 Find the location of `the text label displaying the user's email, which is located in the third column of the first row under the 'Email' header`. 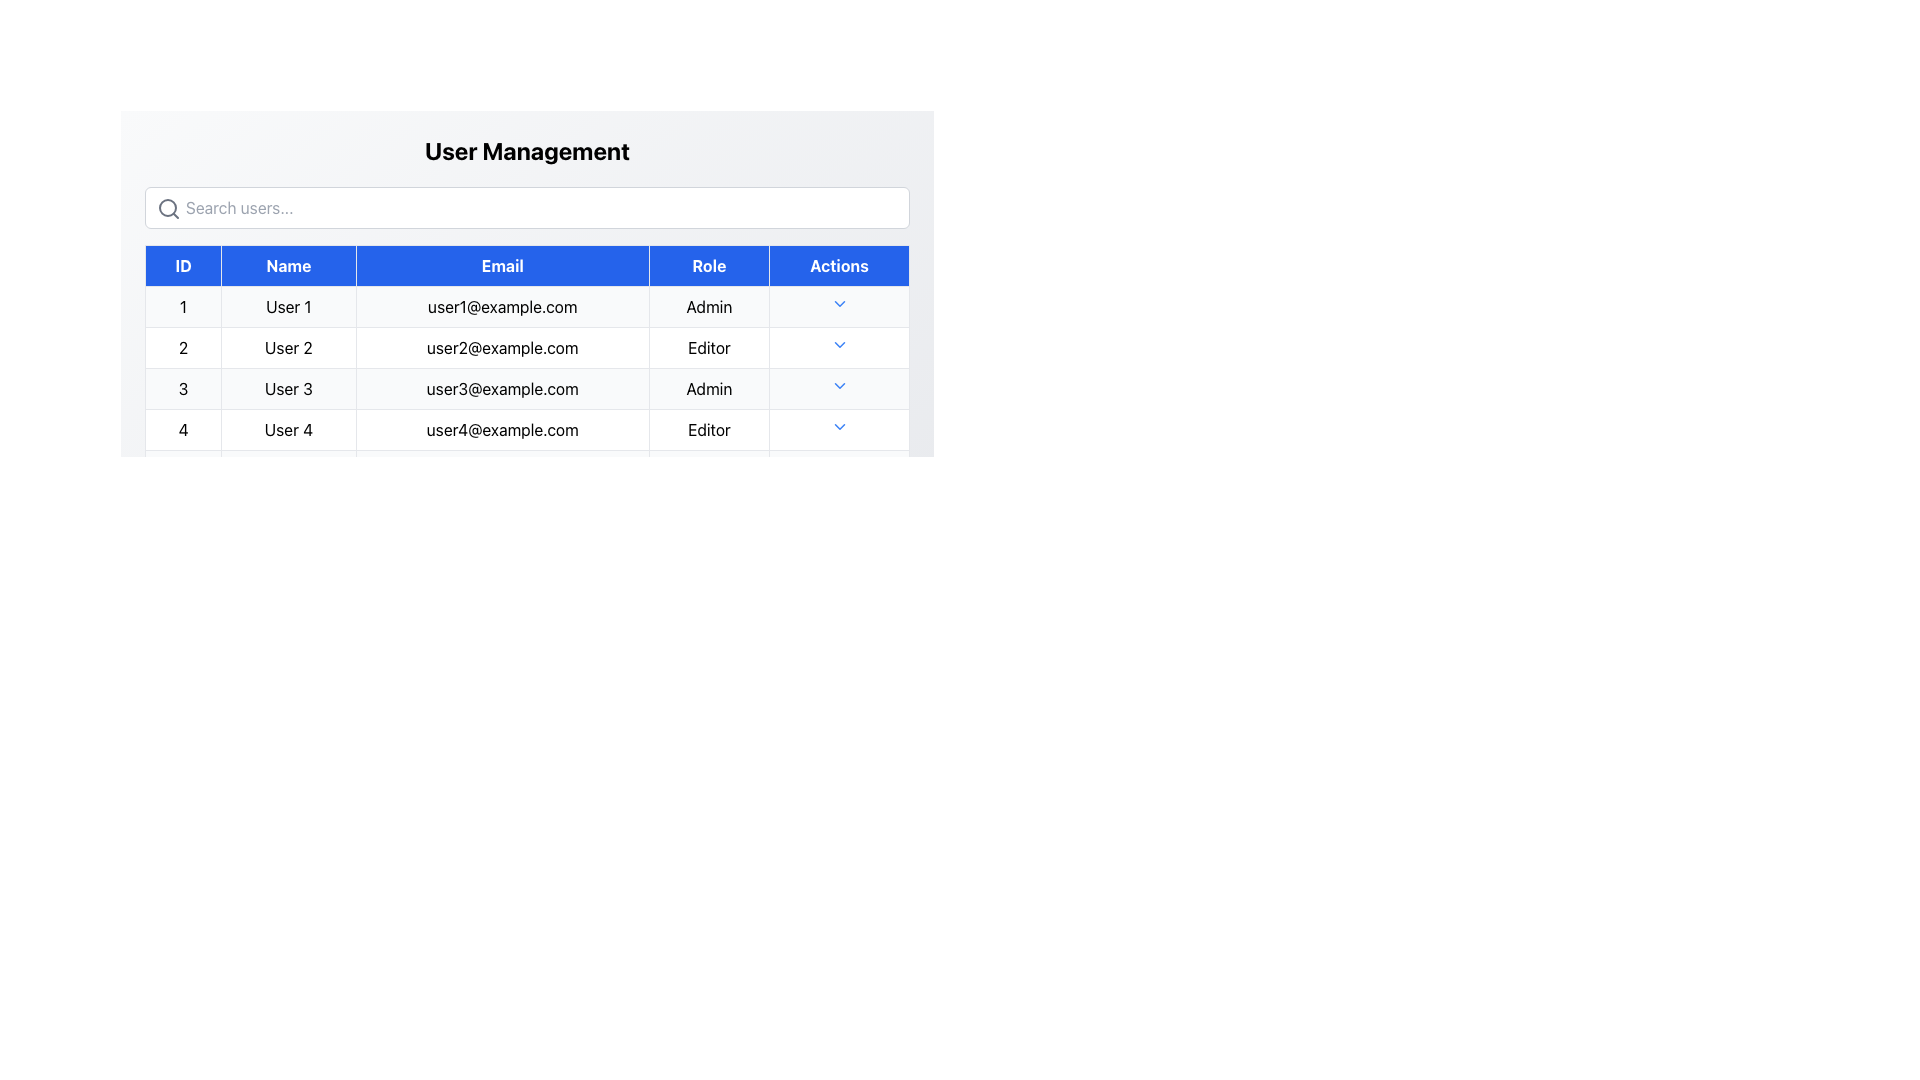

the text label displaying the user's email, which is located in the third column of the first row under the 'Email' header is located at coordinates (502, 307).